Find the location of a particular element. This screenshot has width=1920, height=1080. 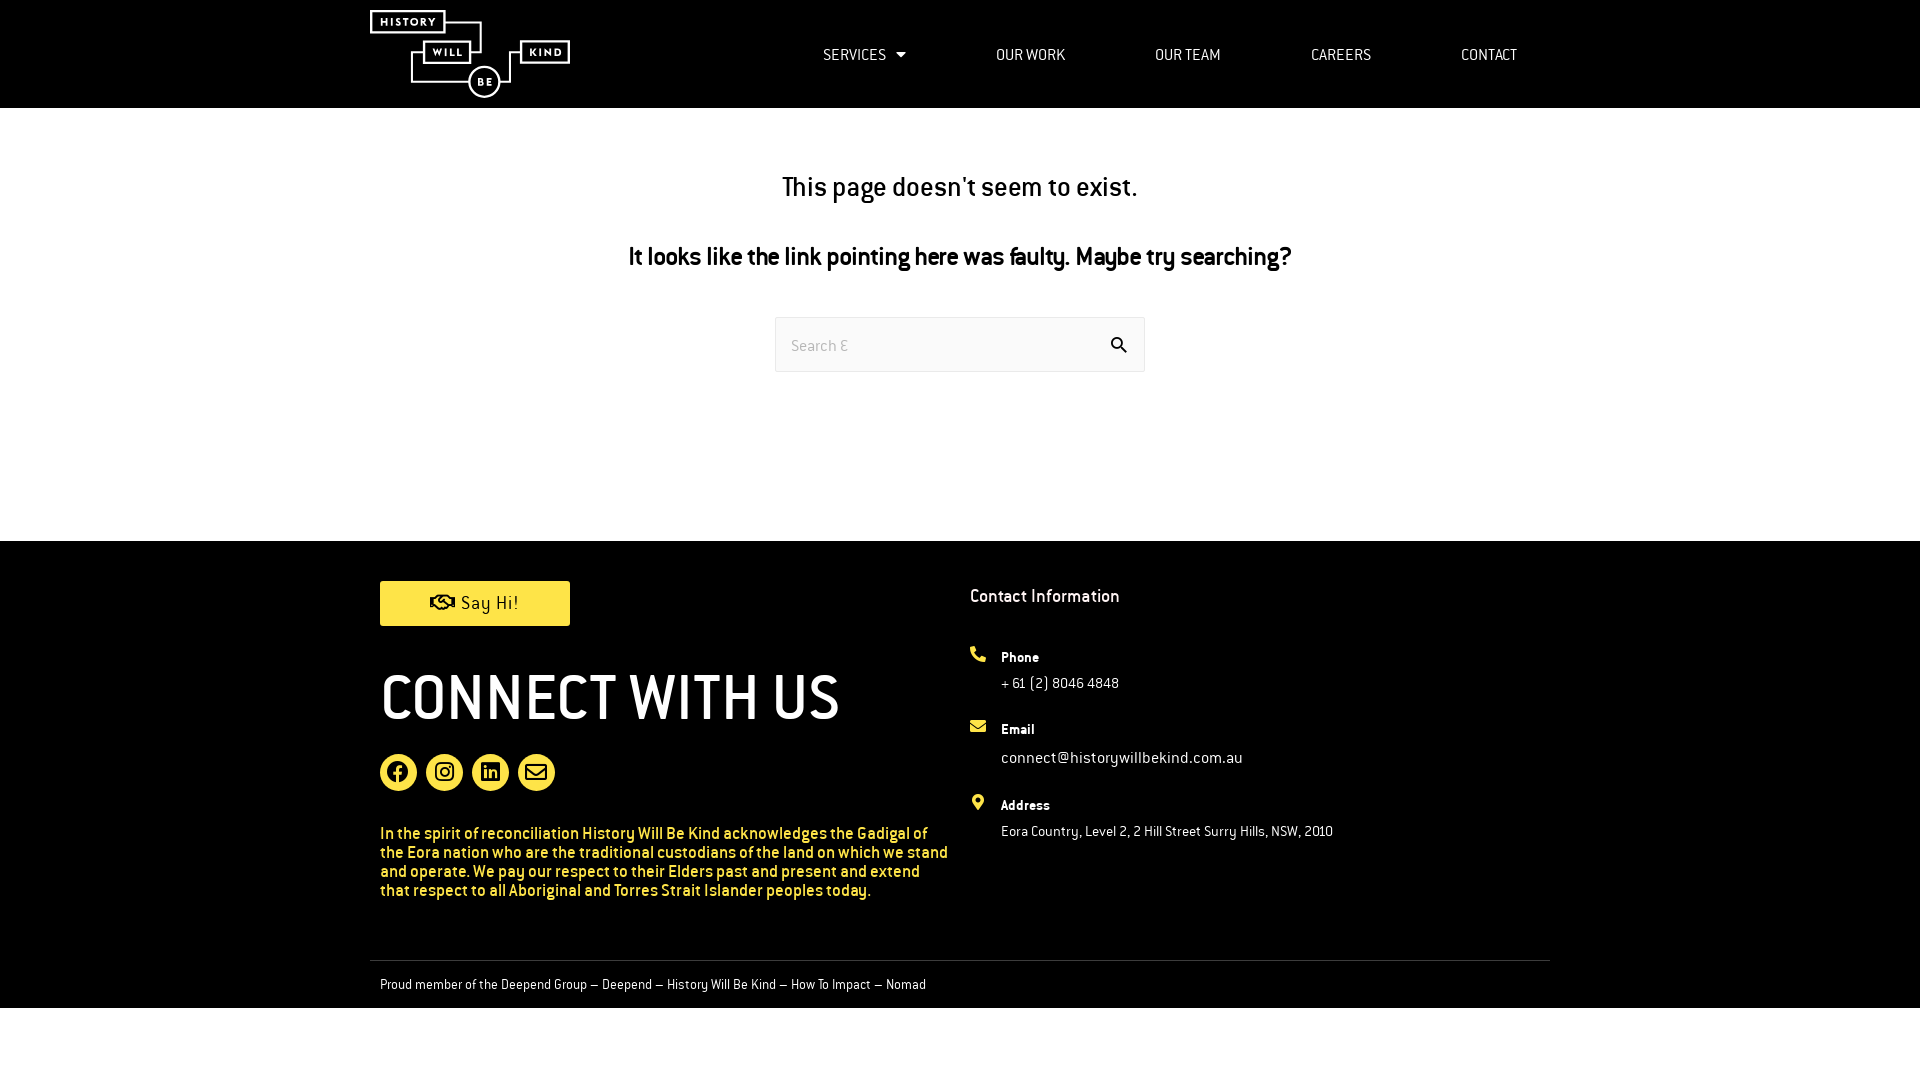

'How To Impact' is located at coordinates (830, 982).